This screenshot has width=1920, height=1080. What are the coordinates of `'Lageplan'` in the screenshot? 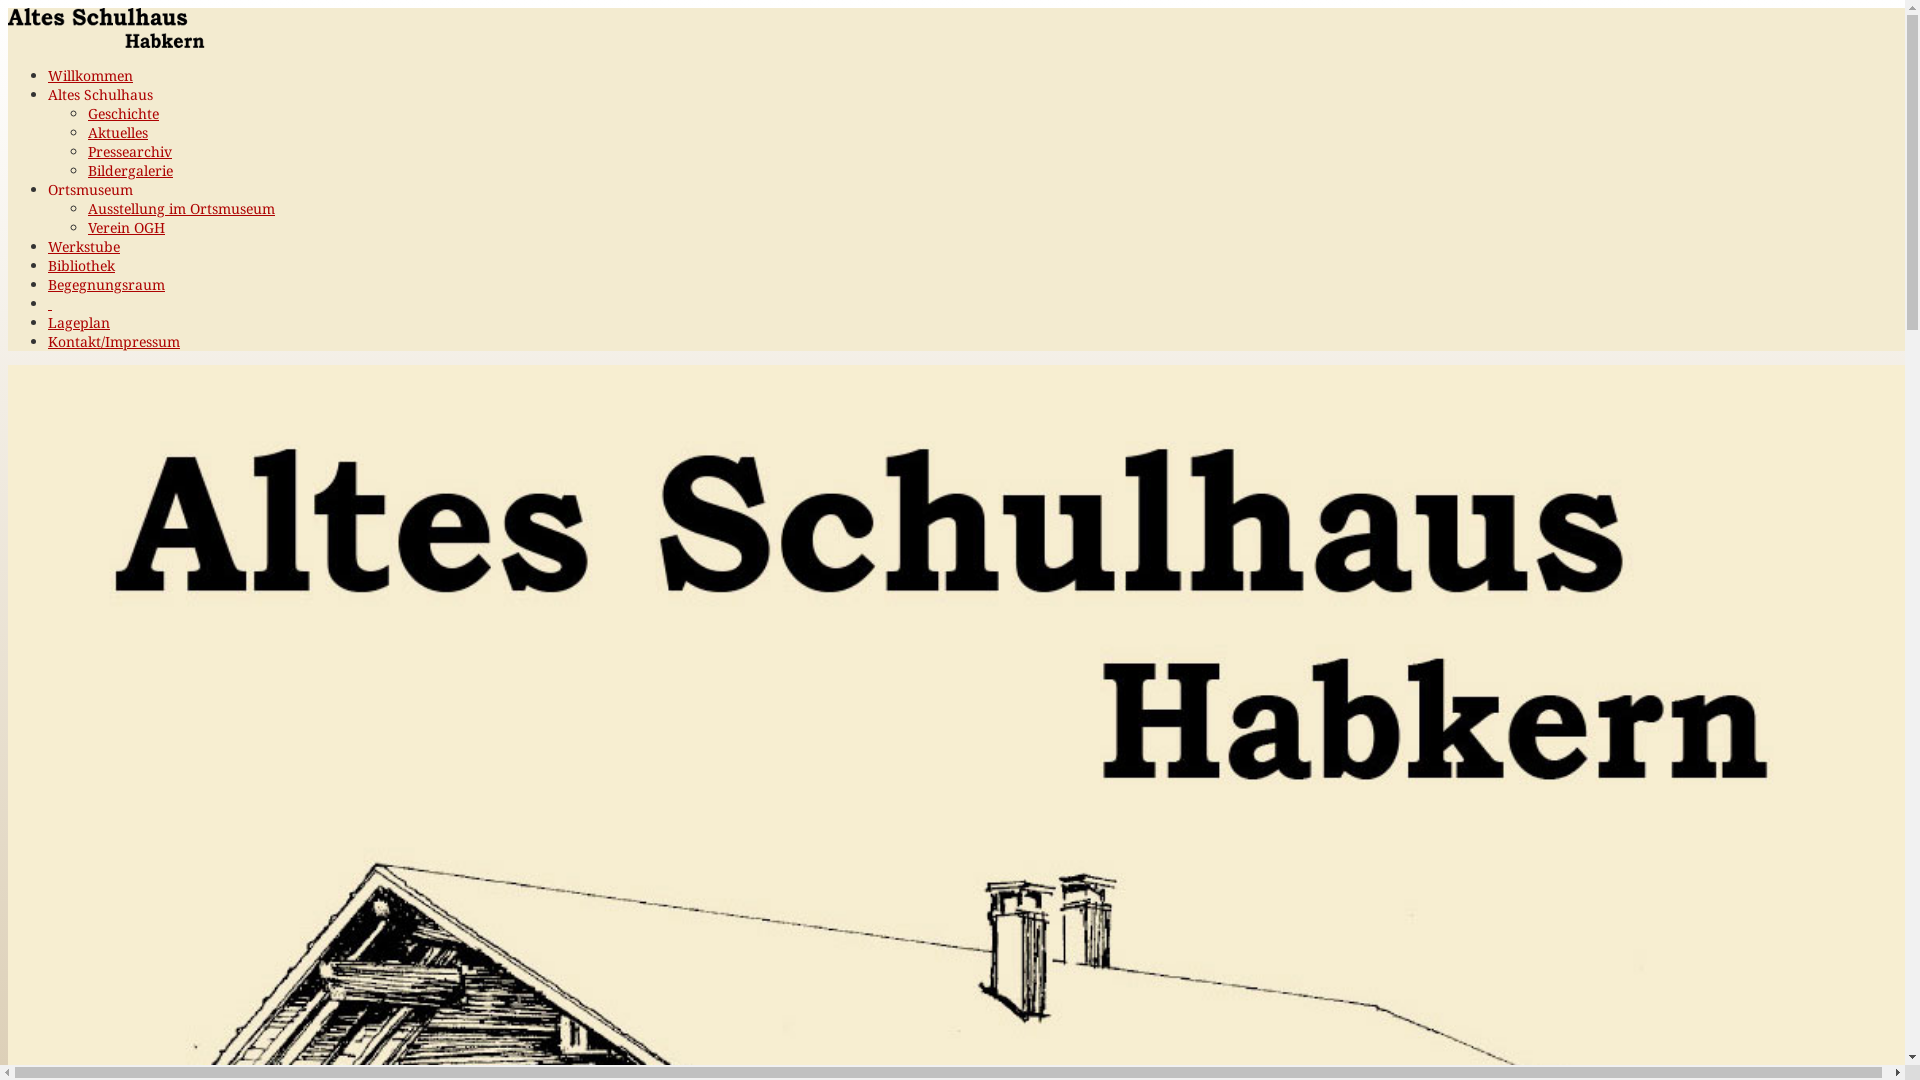 It's located at (78, 321).